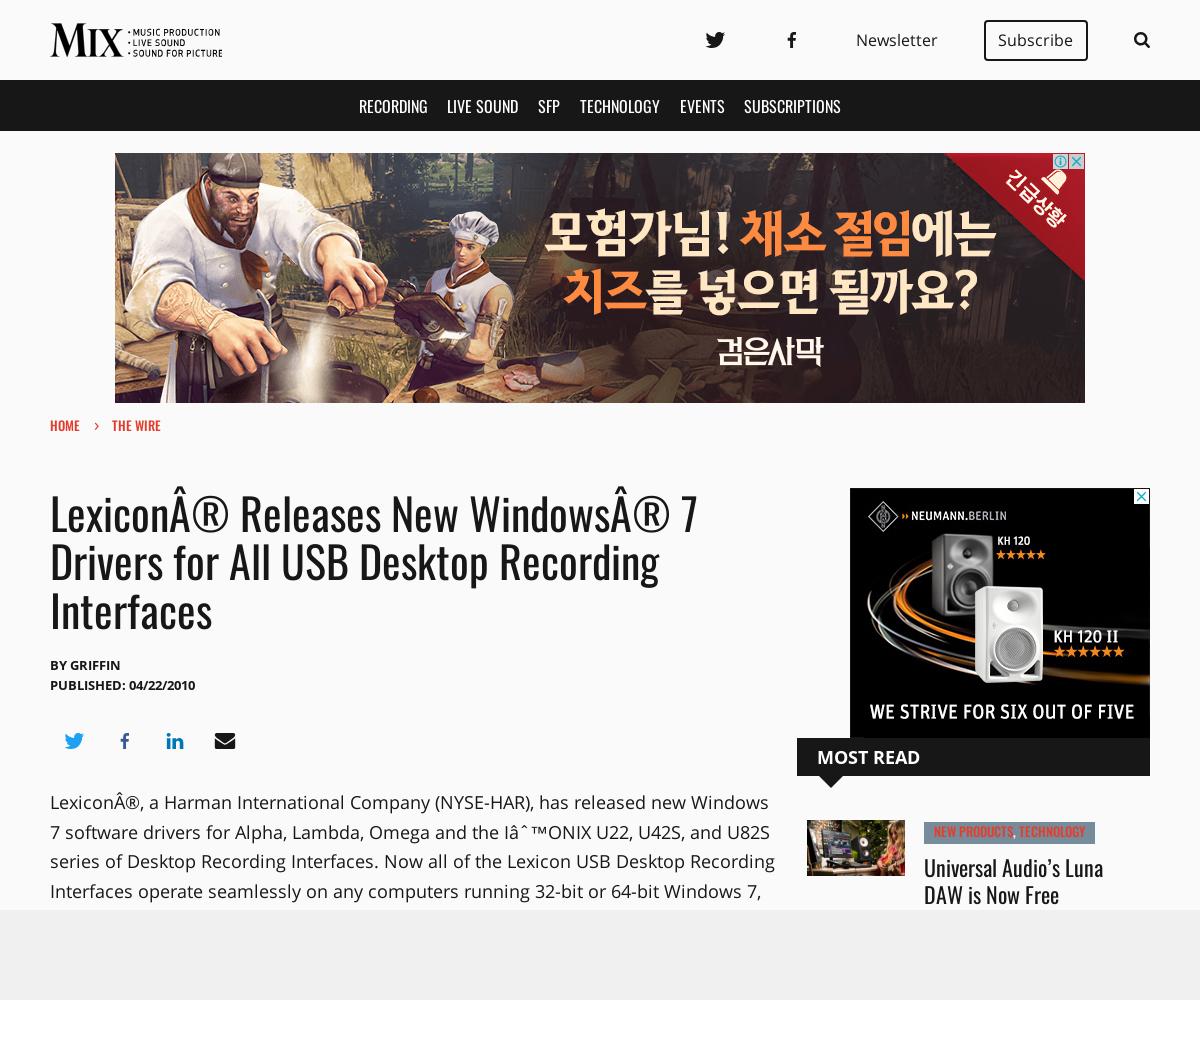 Image resolution: width=1200 pixels, height=1049 pixels. I want to click on 'Music Production', so click(984, 972).